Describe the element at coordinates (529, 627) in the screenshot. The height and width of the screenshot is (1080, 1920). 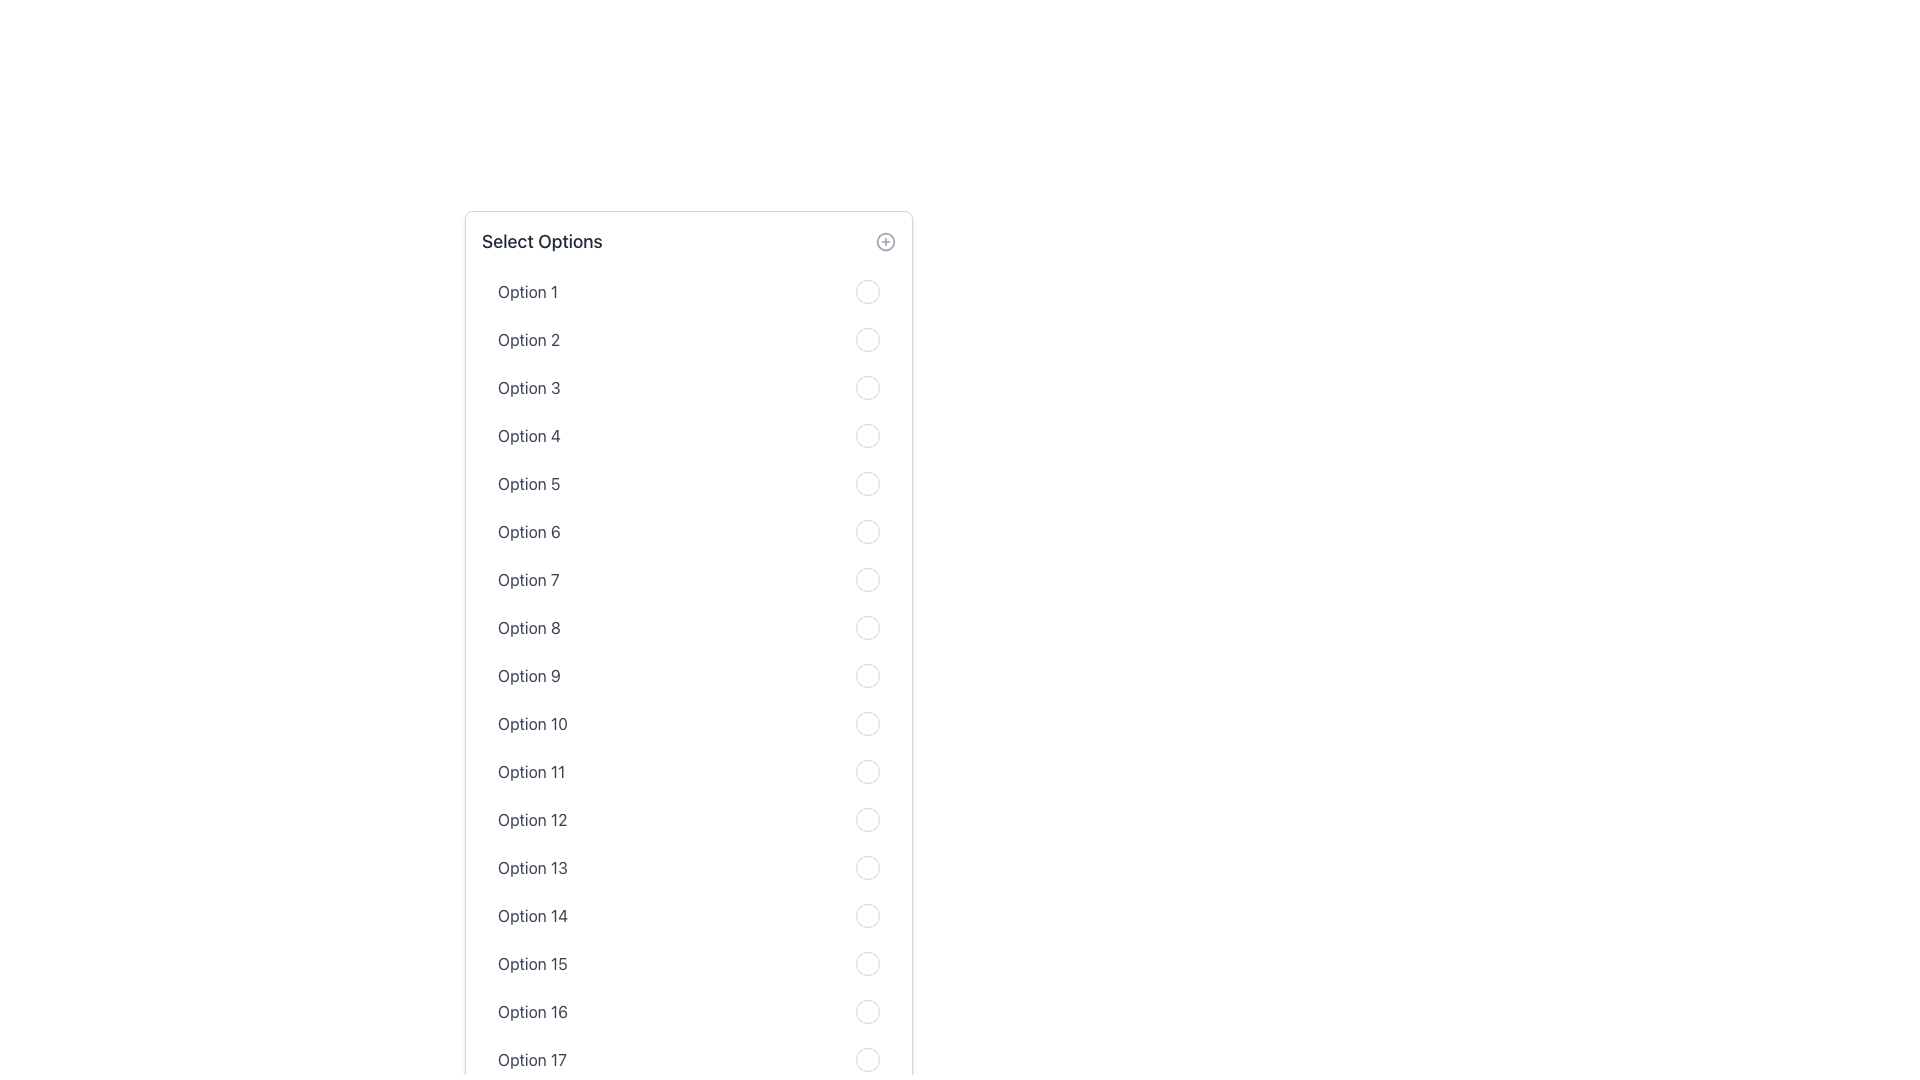
I see `the text label displaying 'Option 8'` at that location.